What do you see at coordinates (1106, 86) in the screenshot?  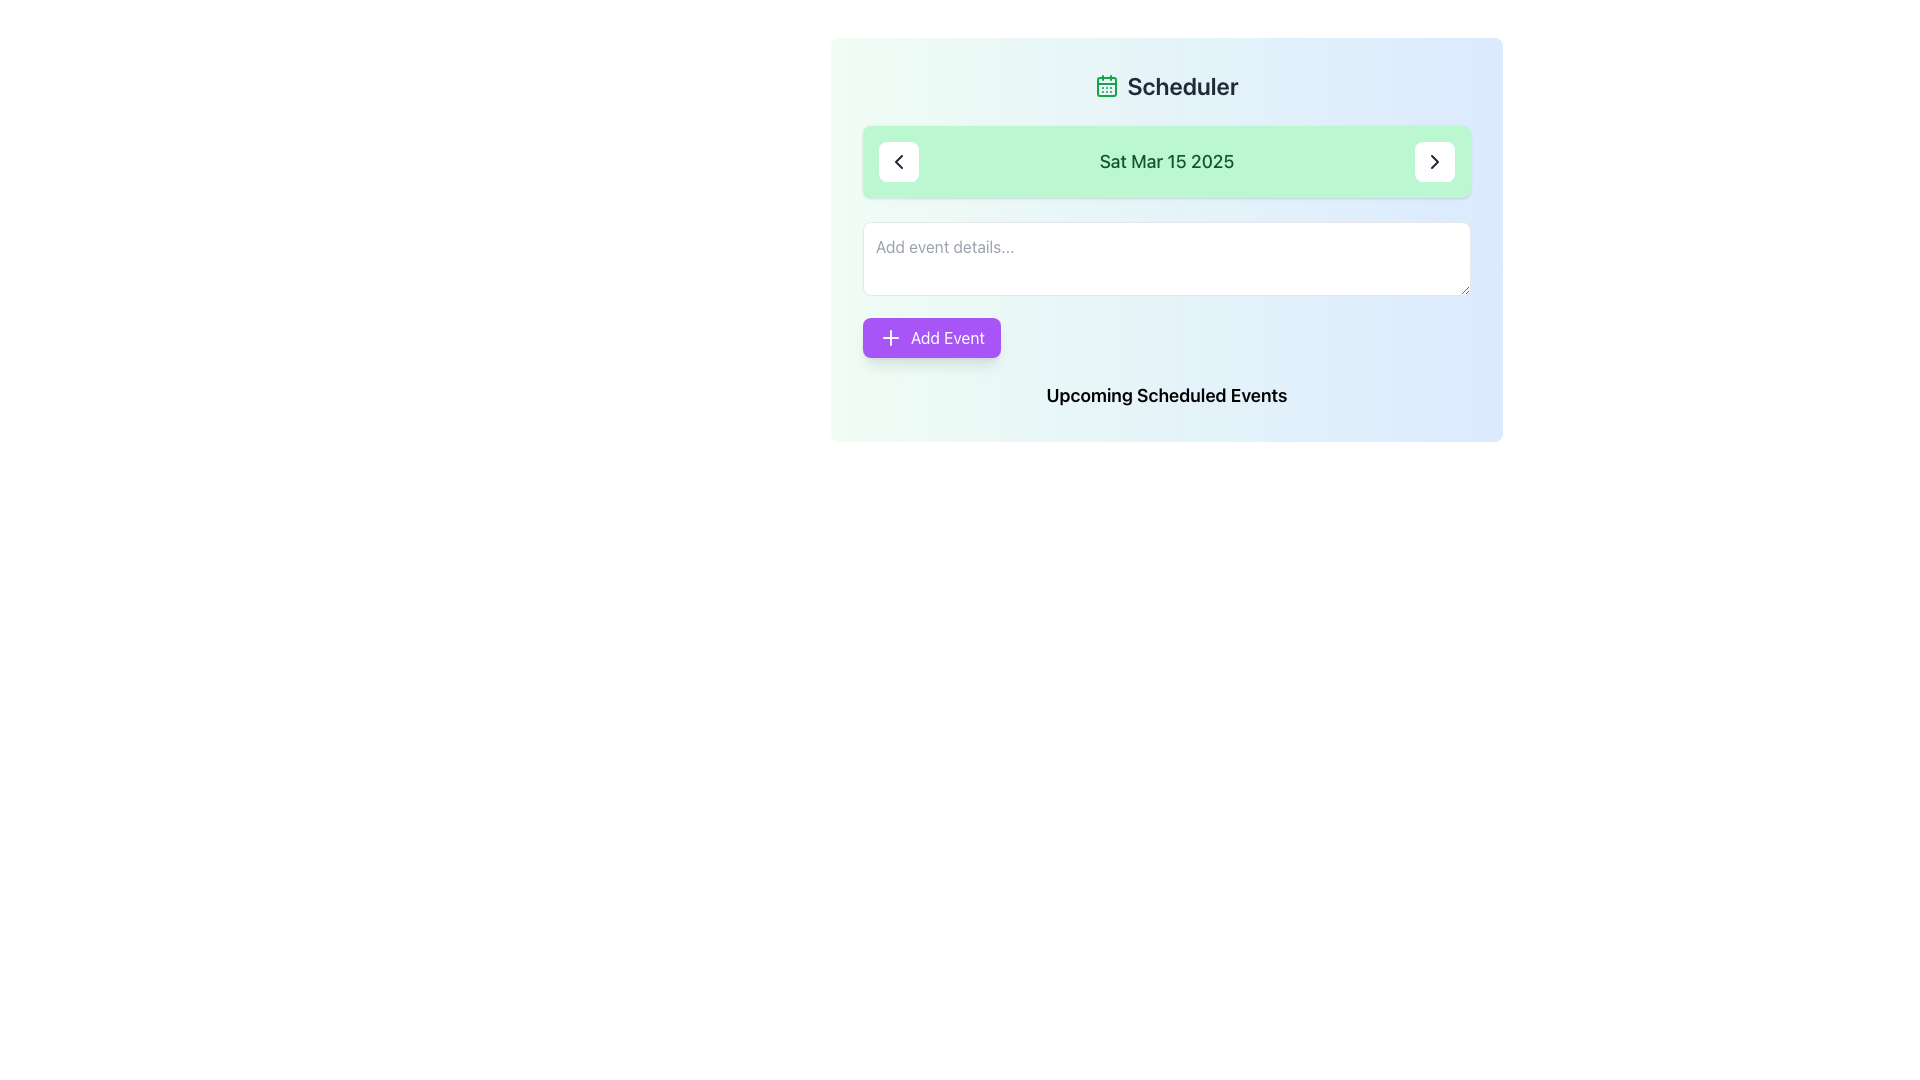 I see `the small, square-shaped element outlined as part of the SVG calendar icon, which resembles a calendar date block, located at the center of the larger calendar icon` at bounding box center [1106, 86].